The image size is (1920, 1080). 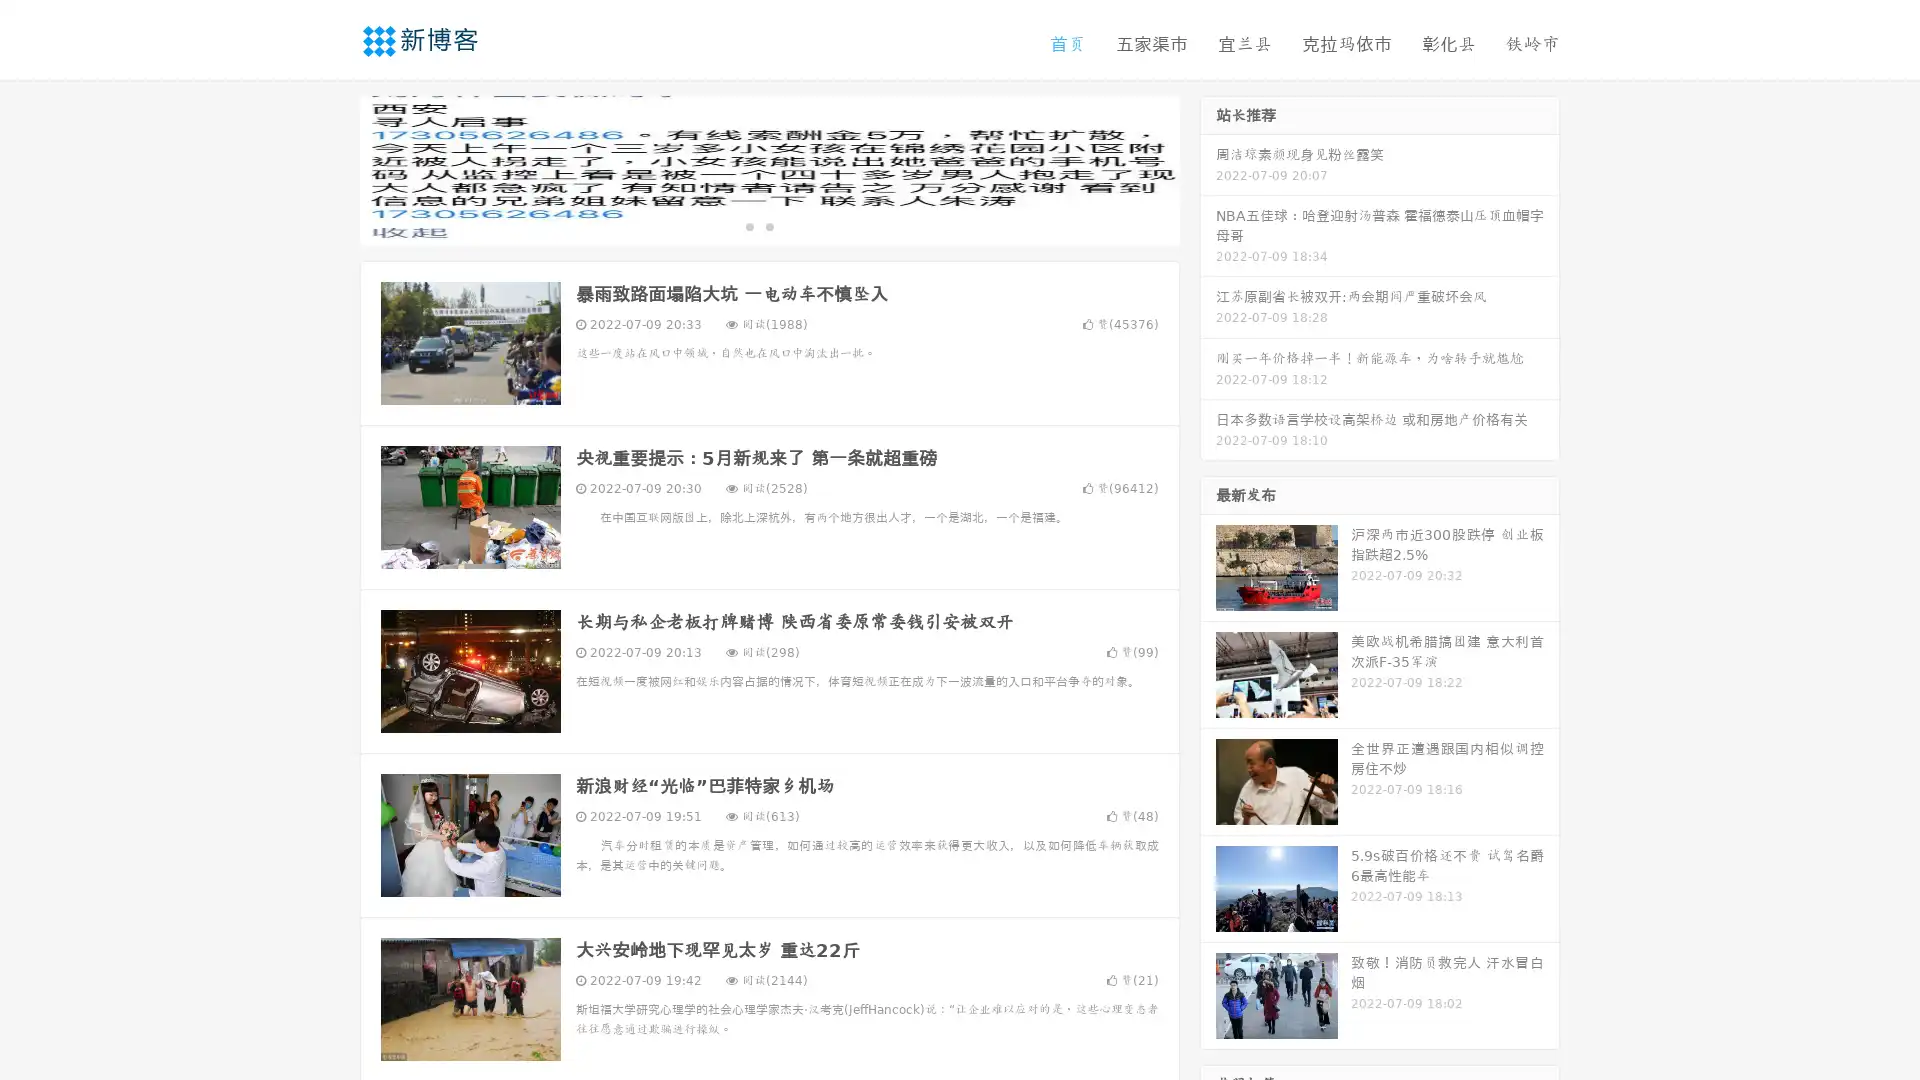 What do you see at coordinates (748, 225) in the screenshot?
I see `Go to slide 1` at bounding box center [748, 225].